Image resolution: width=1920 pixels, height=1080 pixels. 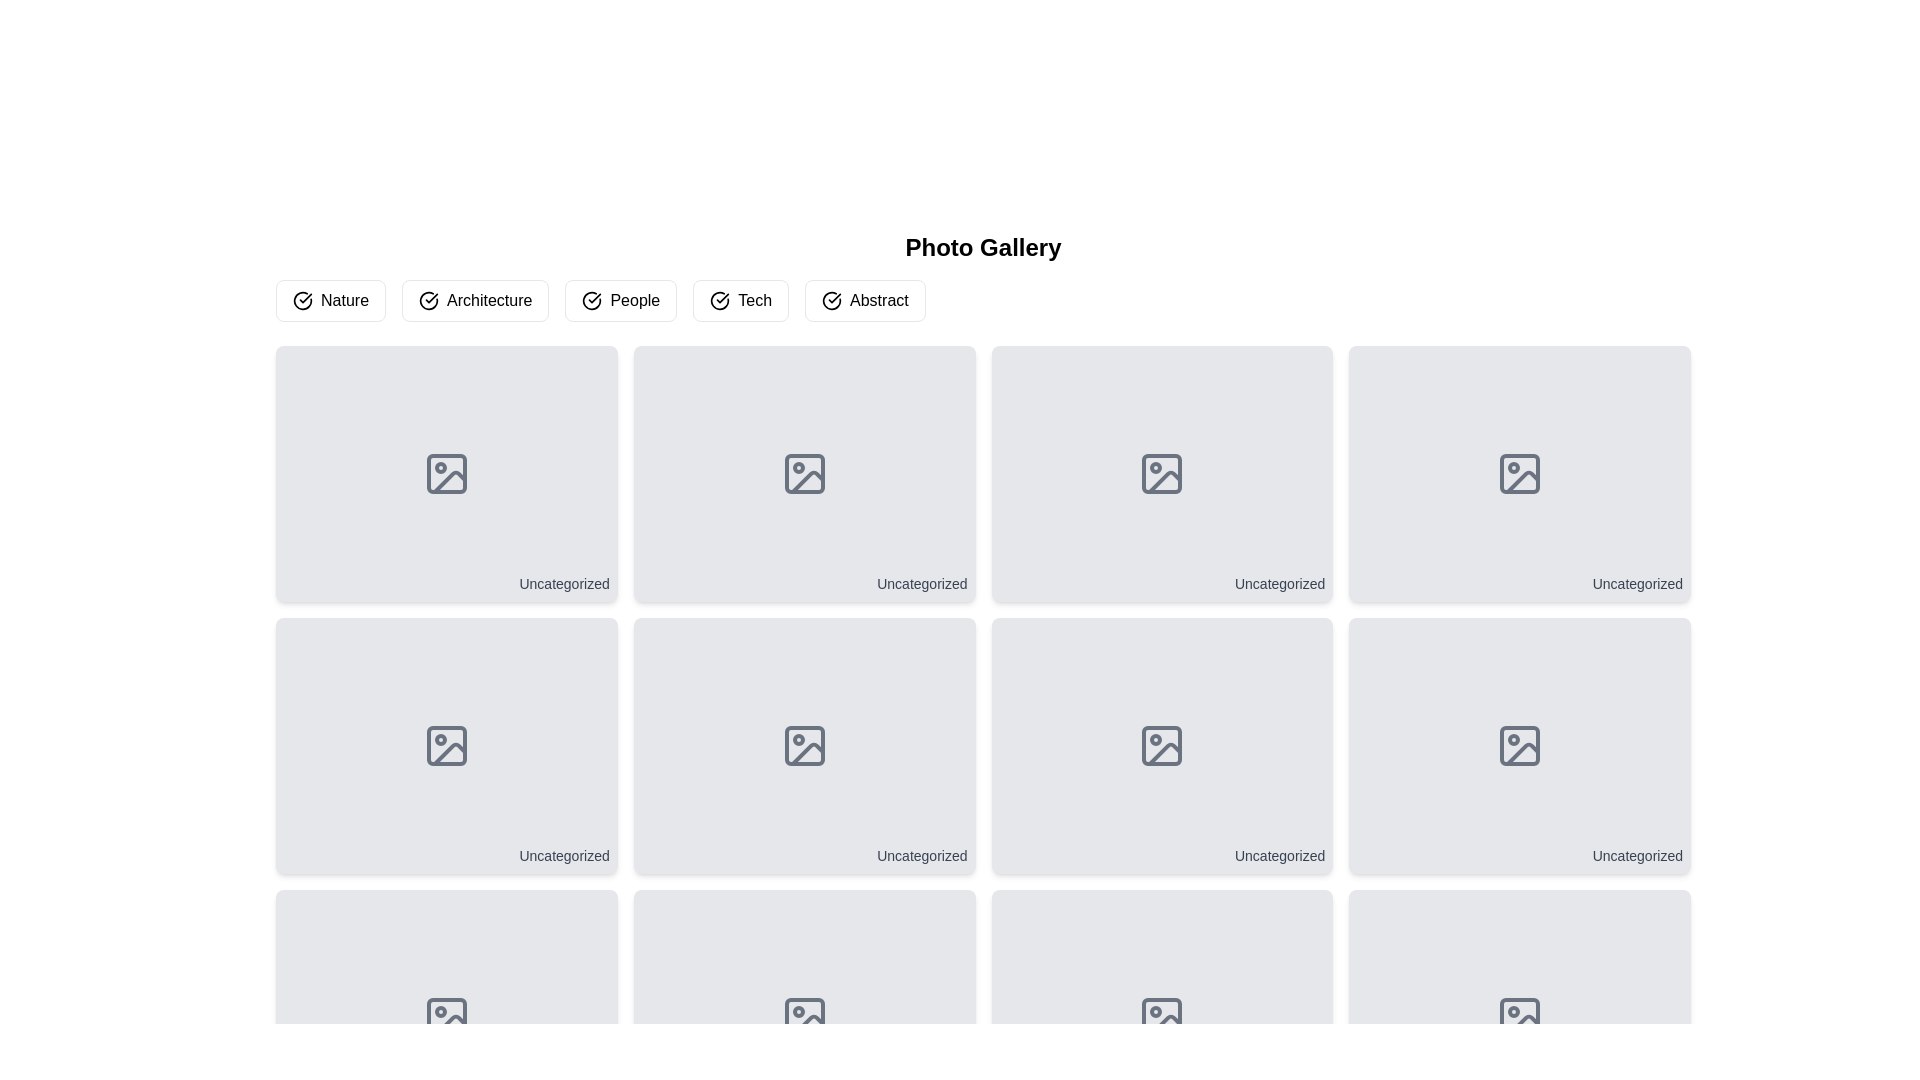 What do you see at coordinates (445, 474) in the screenshot?
I see `the placeholder icon located near the center of the 'Uncategorized' panel in the first column of the first row in the grid layout` at bounding box center [445, 474].